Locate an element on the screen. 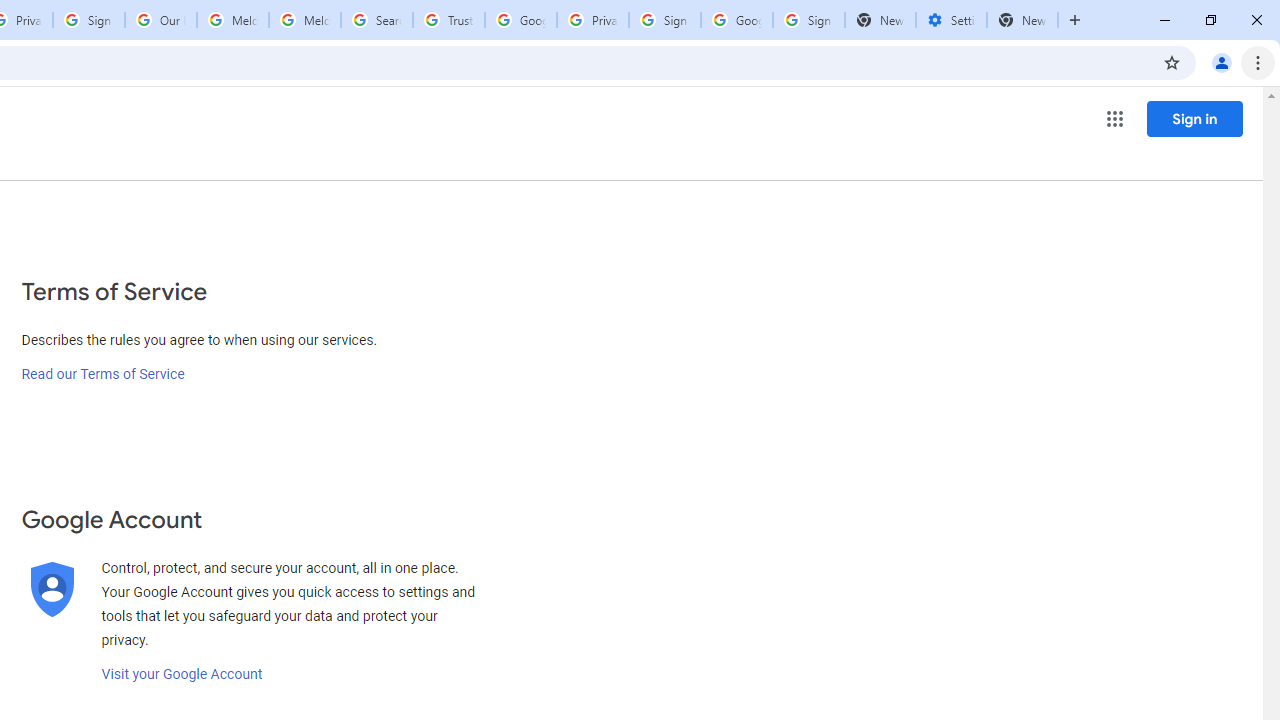 Image resolution: width=1280 pixels, height=720 pixels. 'Settings - Addresses and more' is located at coordinates (950, 20).